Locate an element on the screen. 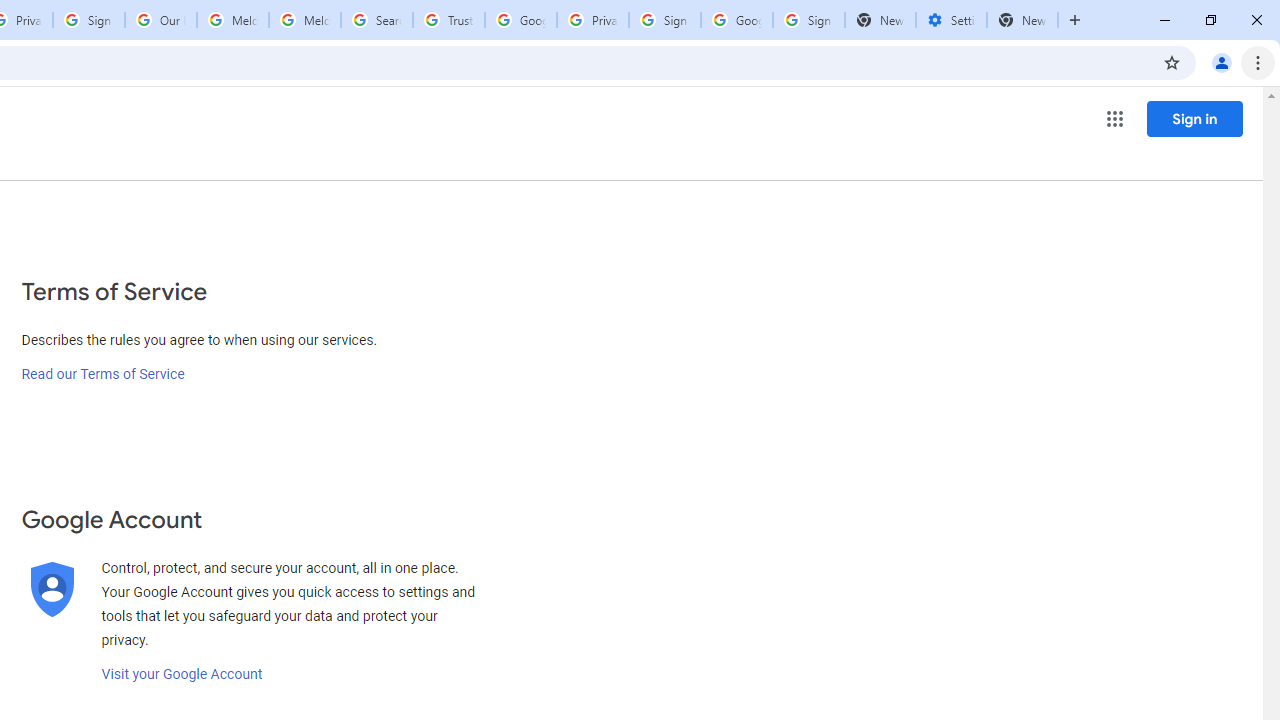 Image resolution: width=1280 pixels, height=720 pixels. 'Settings - Addresses and more' is located at coordinates (950, 20).